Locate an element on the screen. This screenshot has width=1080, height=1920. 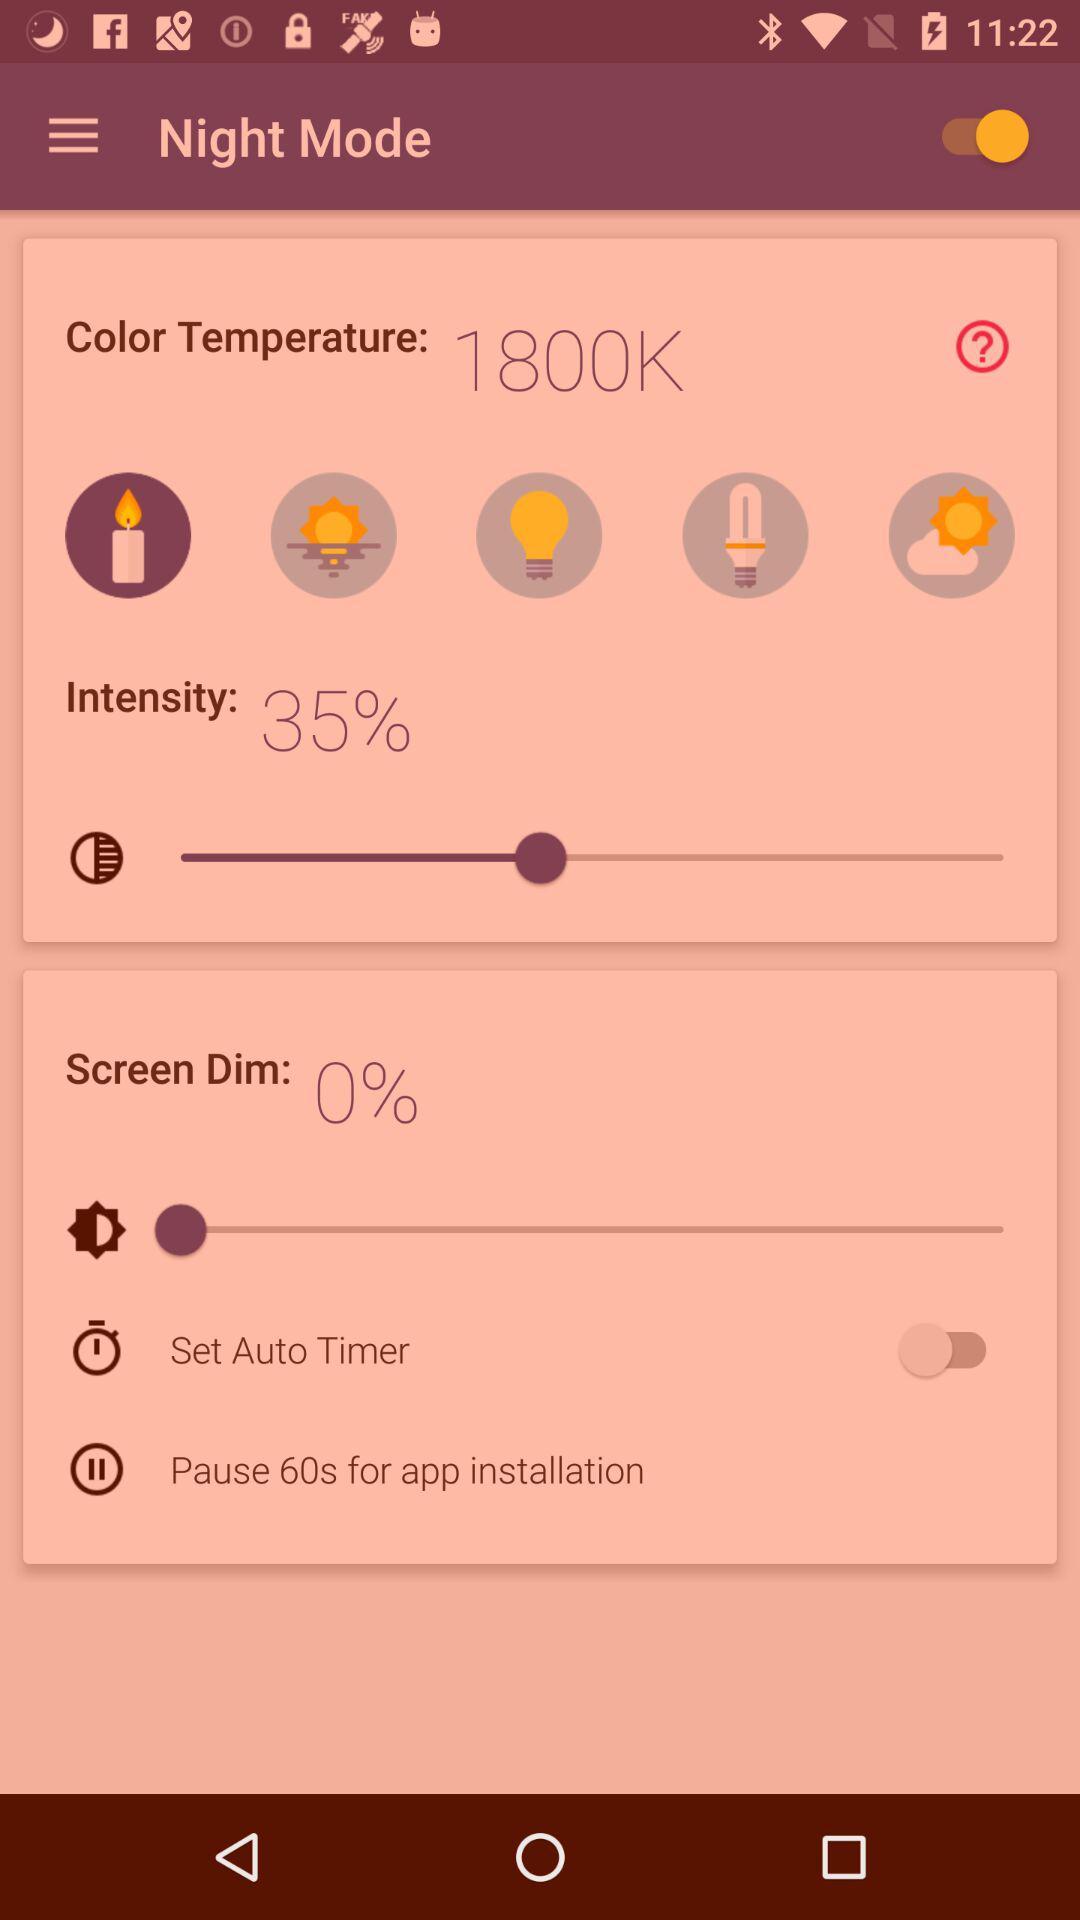
the item at the bottom right corner is located at coordinates (951, 1349).